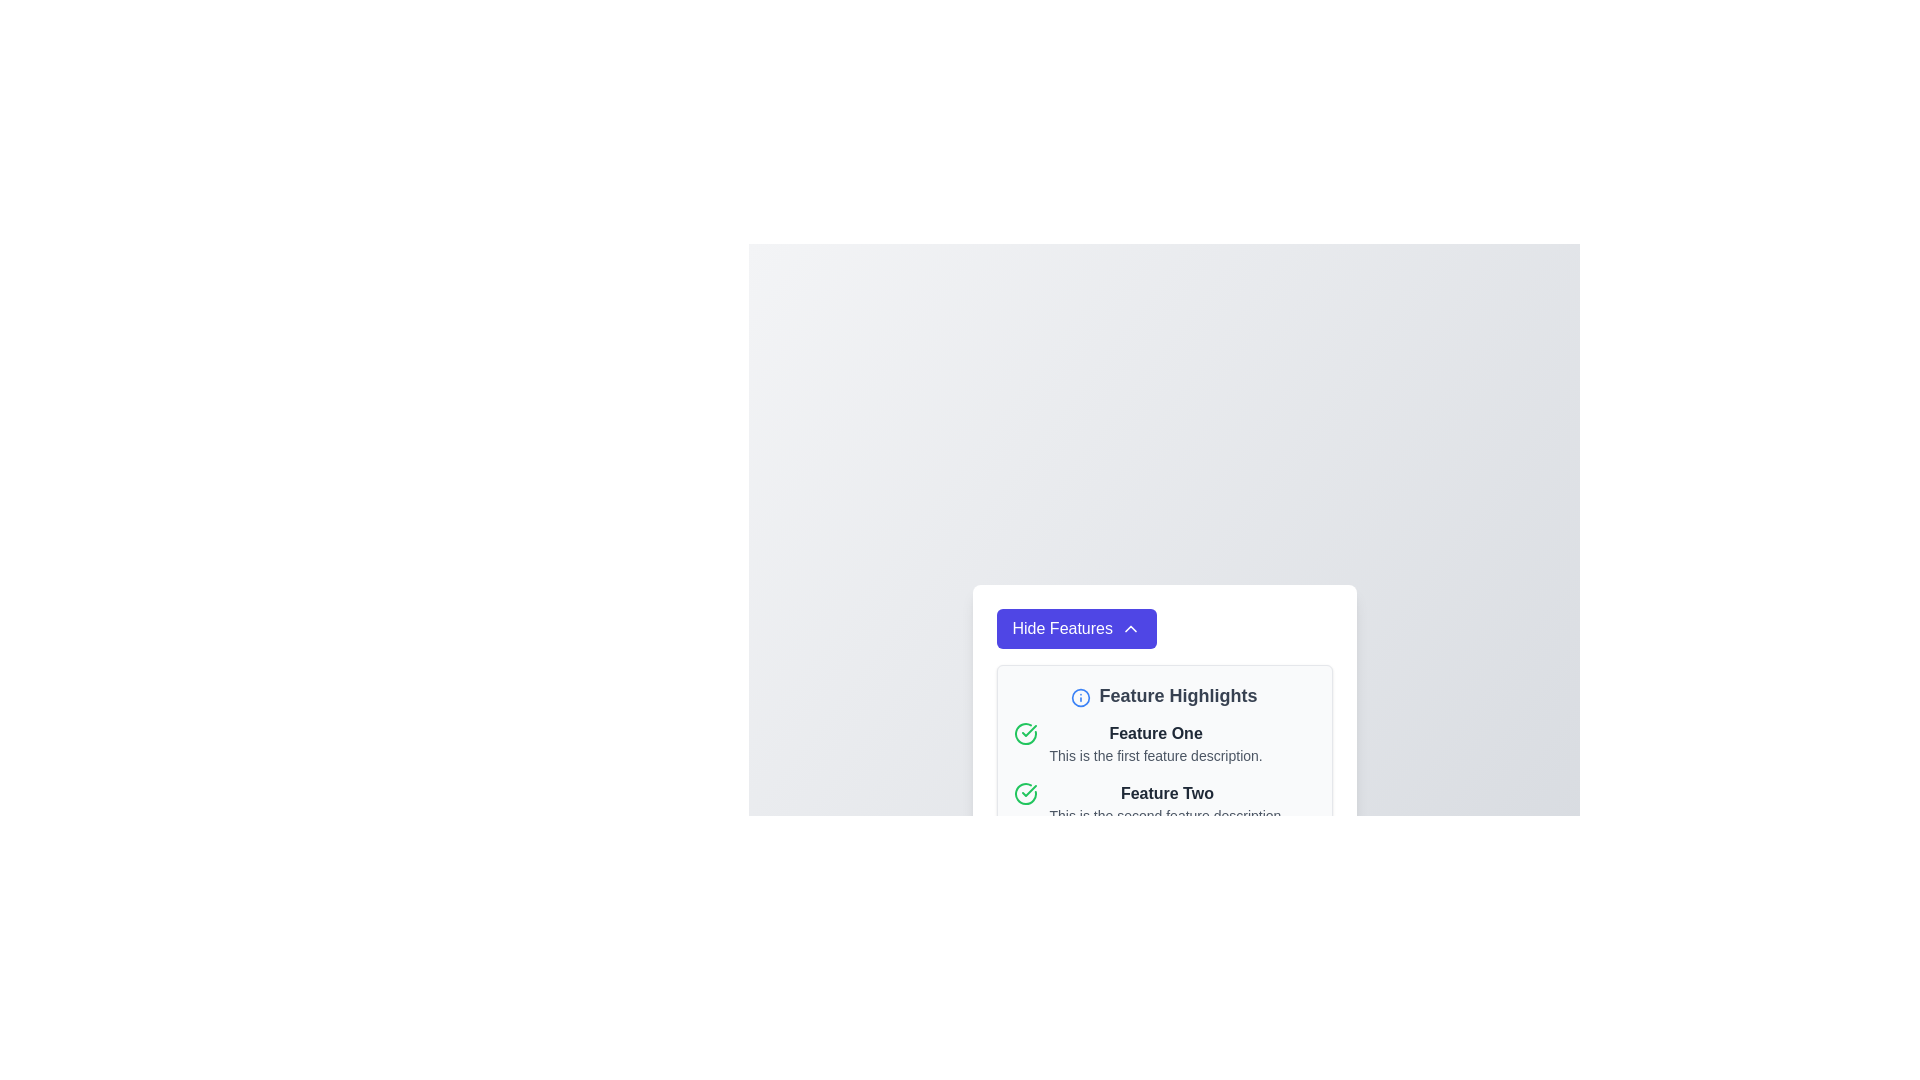 The width and height of the screenshot is (1920, 1080). Describe the element at coordinates (1167, 802) in the screenshot. I see `the descriptive text block displaying 'Feature Two' which consists of a bold heading and a paragraph for interaction with related elements` at that location.